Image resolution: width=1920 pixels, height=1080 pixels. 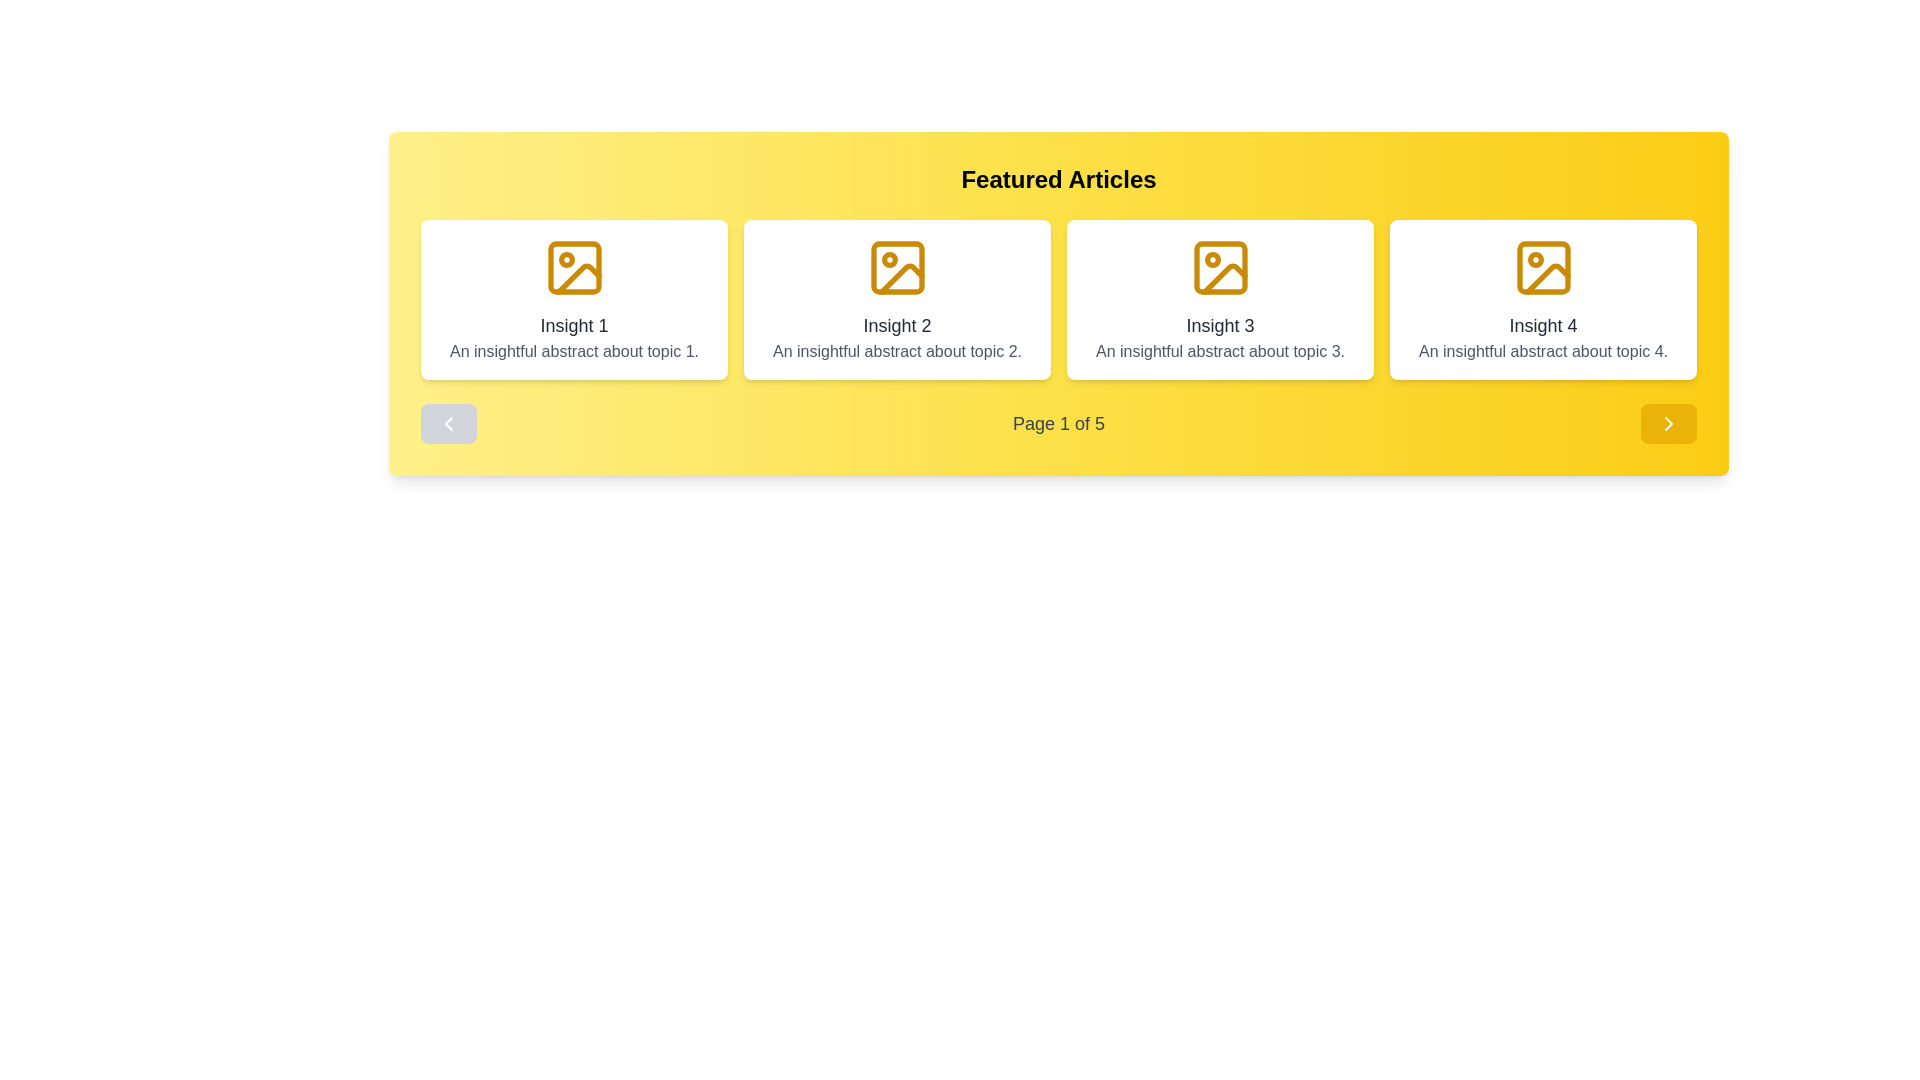 I want to click on text block containing the message 'An insightful abstract about topic 4.' which is styled in gray and center-aligned within the fourth content box below the title 'Insight 4', so click(x=1542, y=350).